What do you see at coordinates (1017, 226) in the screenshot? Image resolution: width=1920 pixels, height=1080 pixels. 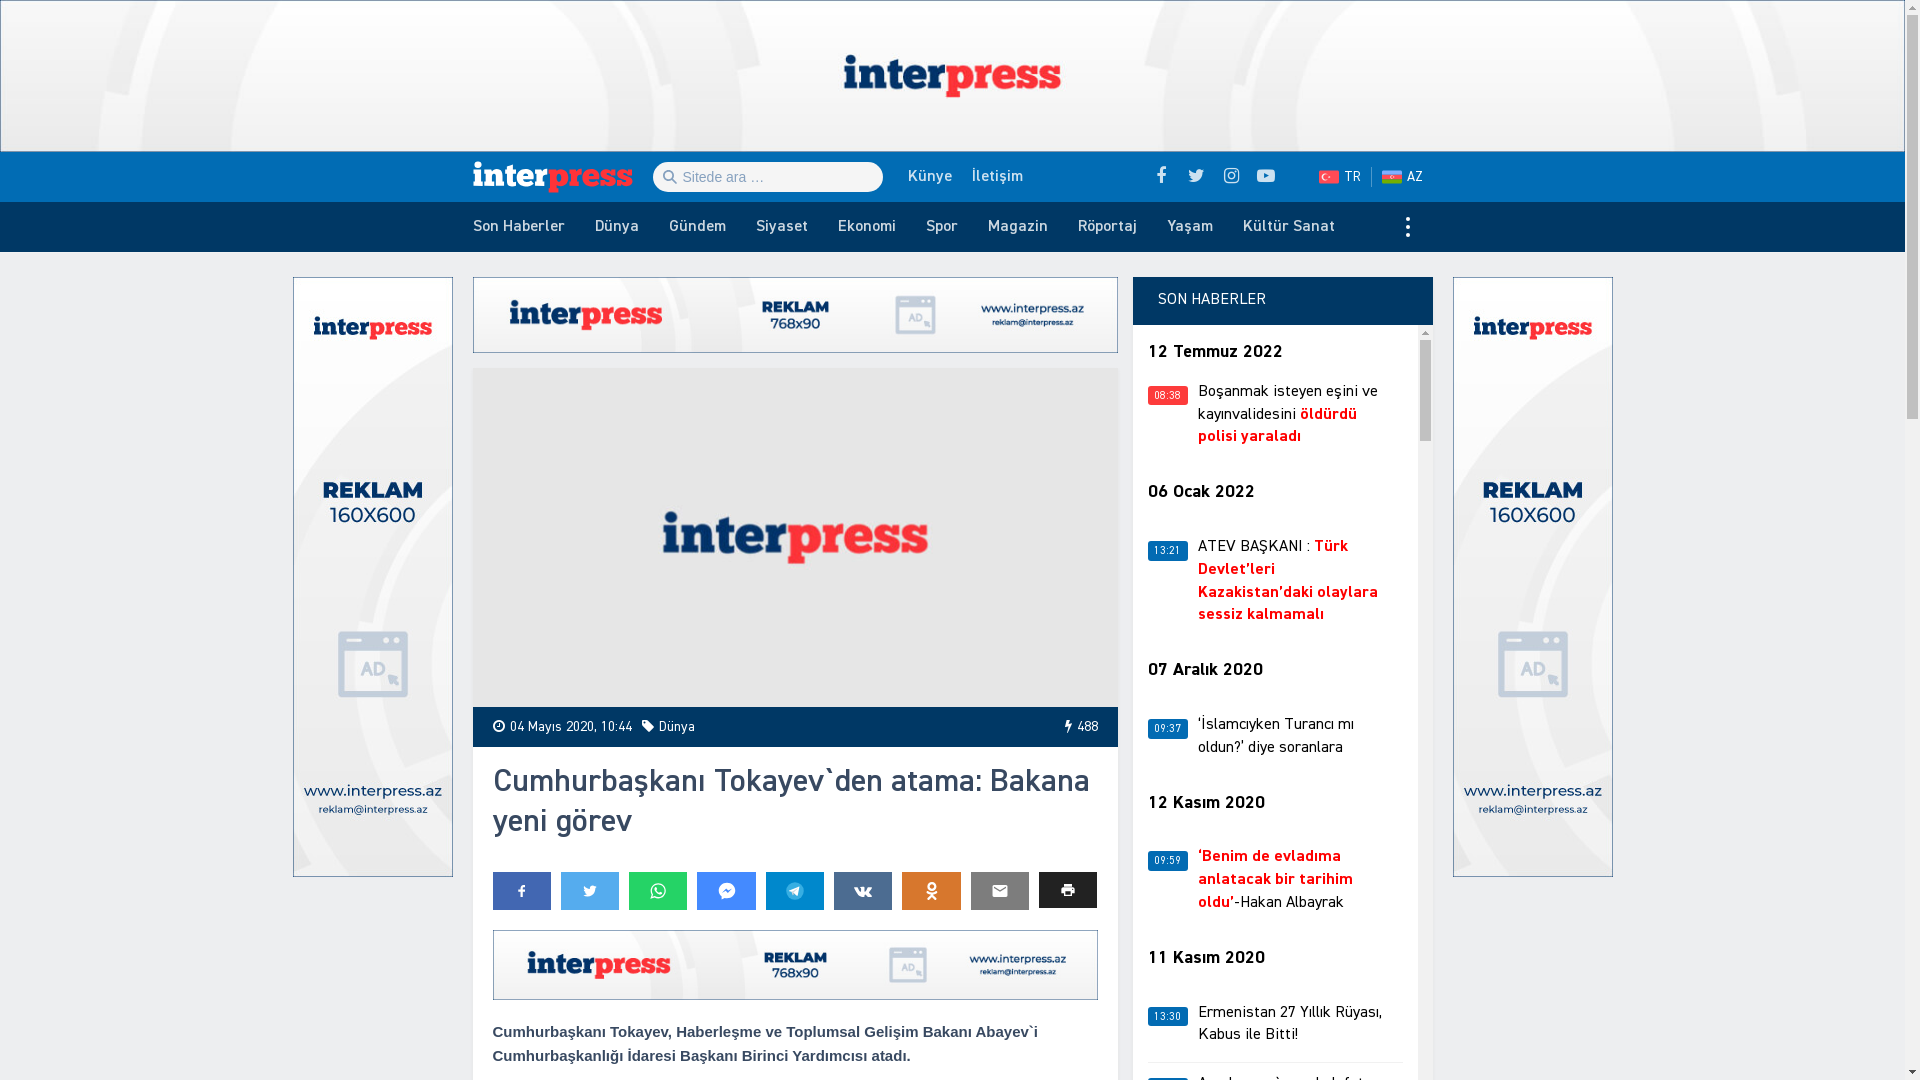 I see `'Magazin'` at bounding box center [1017, 226].